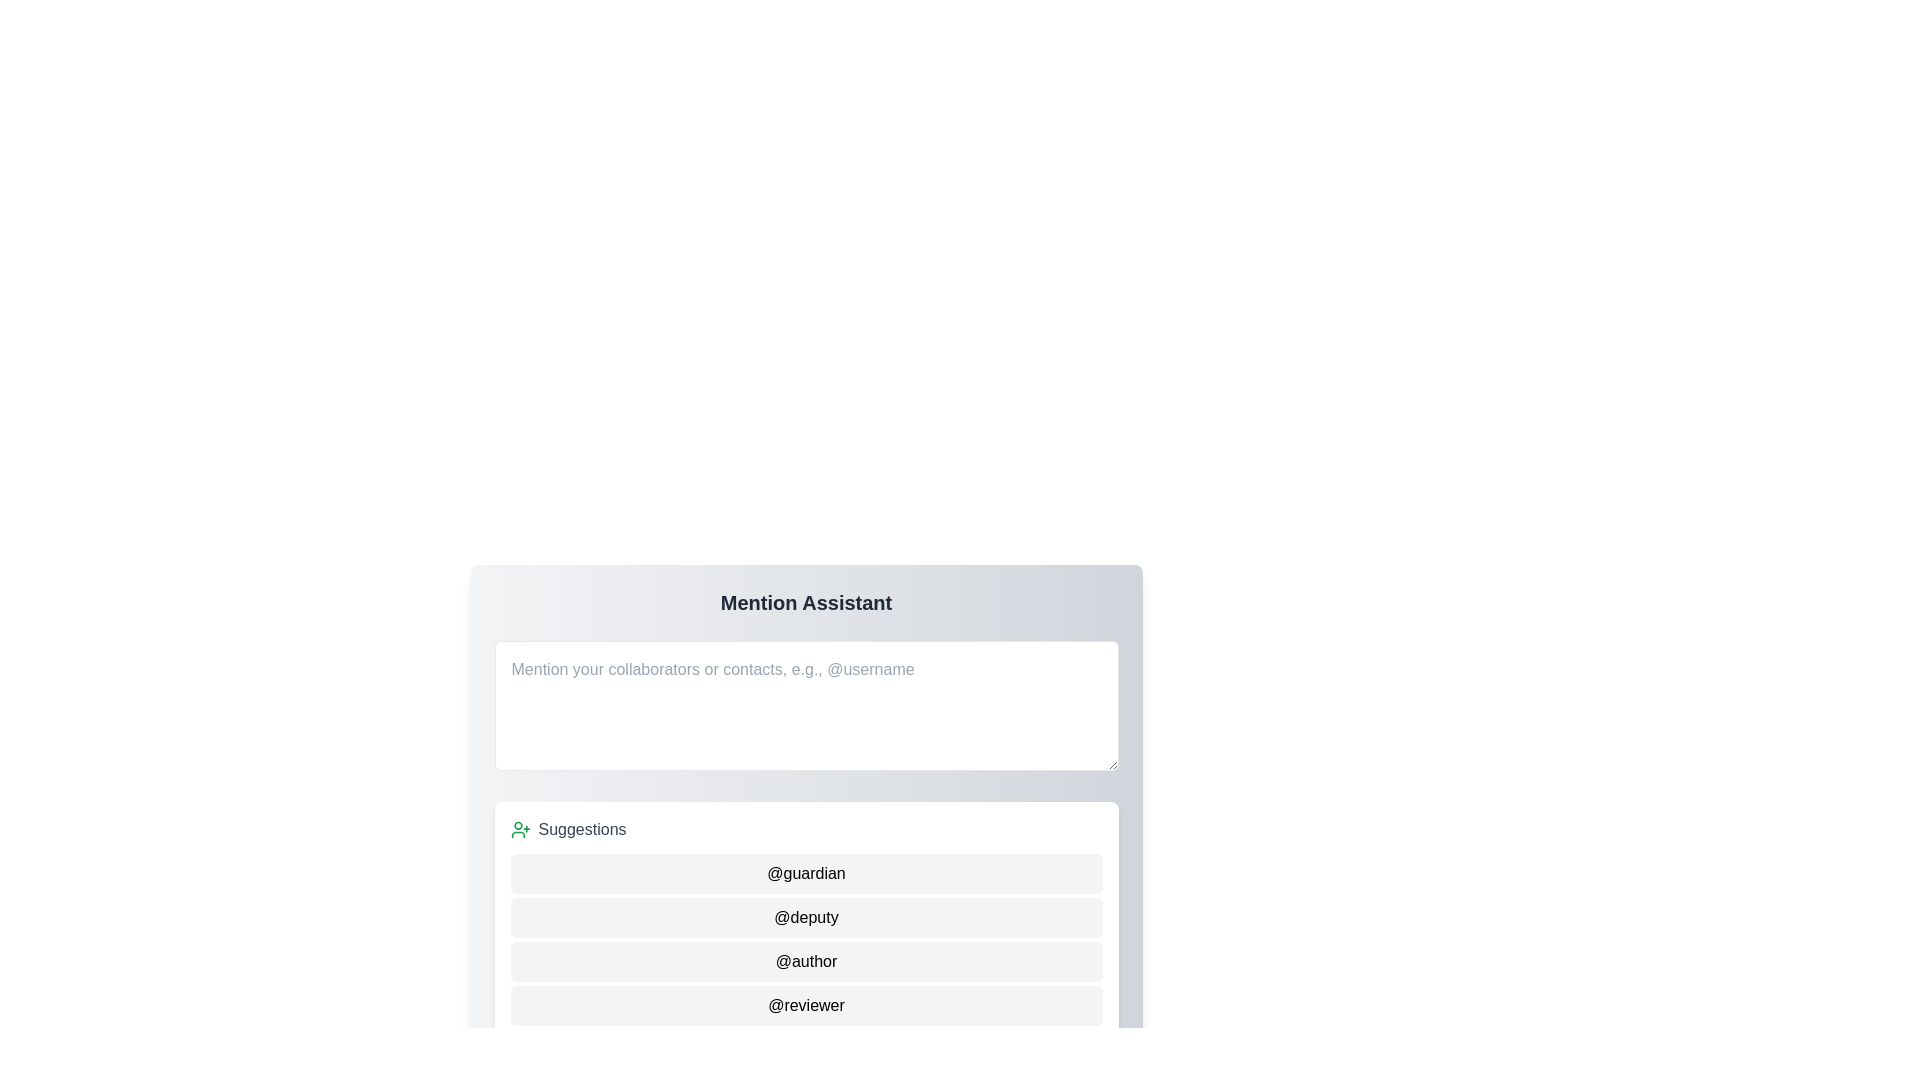 This screenshot has width=1920, height=1080. What do you see at coordinates (581, 829) in the screenshot?
I see `the 'Suggestions' text label for accessibility navigation by moving to its center point` at bounding box center [581, 829].